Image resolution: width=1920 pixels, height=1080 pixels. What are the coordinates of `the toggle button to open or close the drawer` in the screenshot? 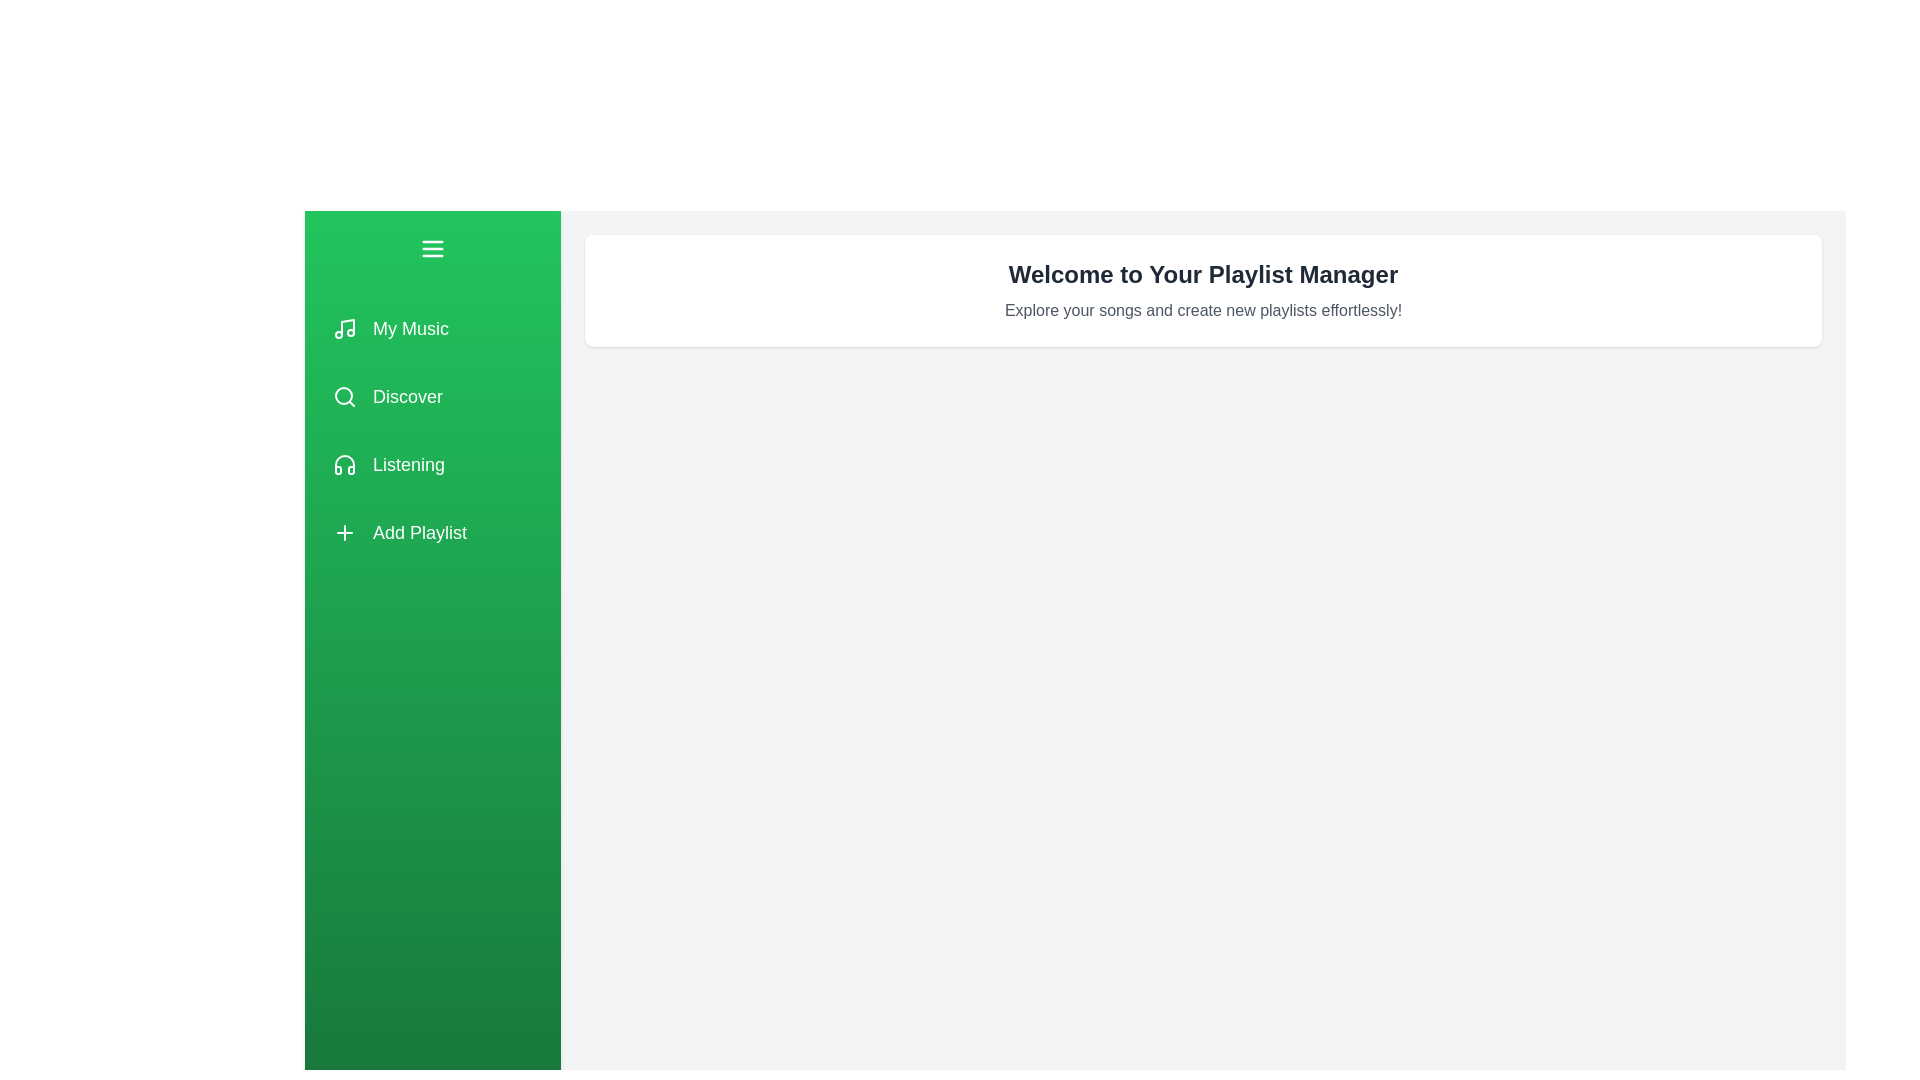 It's located at (431, 248).